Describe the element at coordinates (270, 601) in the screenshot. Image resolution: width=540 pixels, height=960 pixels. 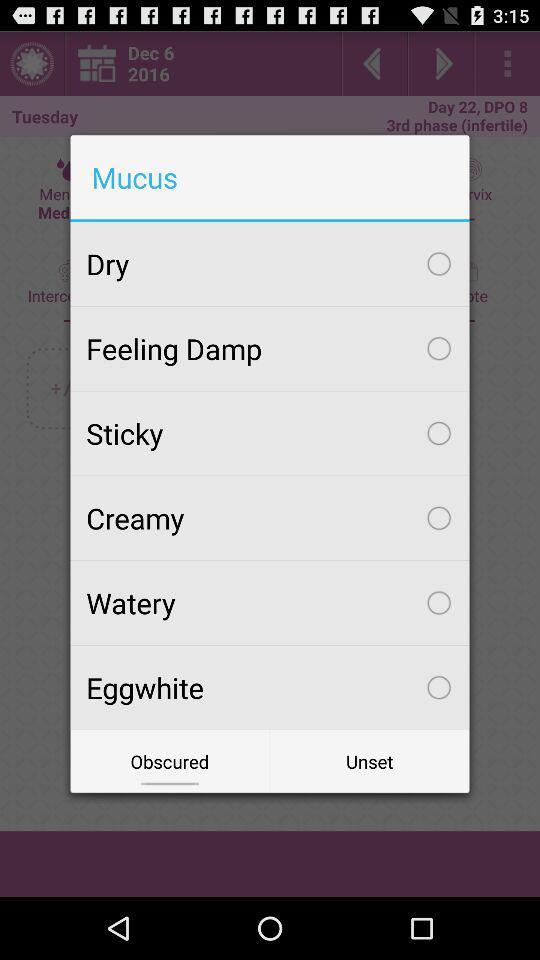
I see `checkbox below creamy icon` at that location.